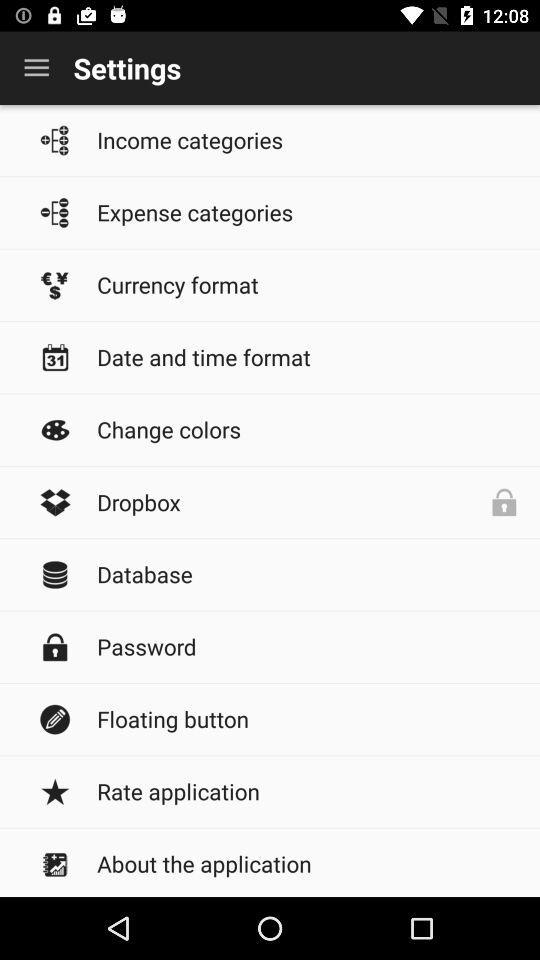  What do you see at coordinates (36, 68) in the screenshot?
I see `the icon next to settings` at bounding box center [36, 68].